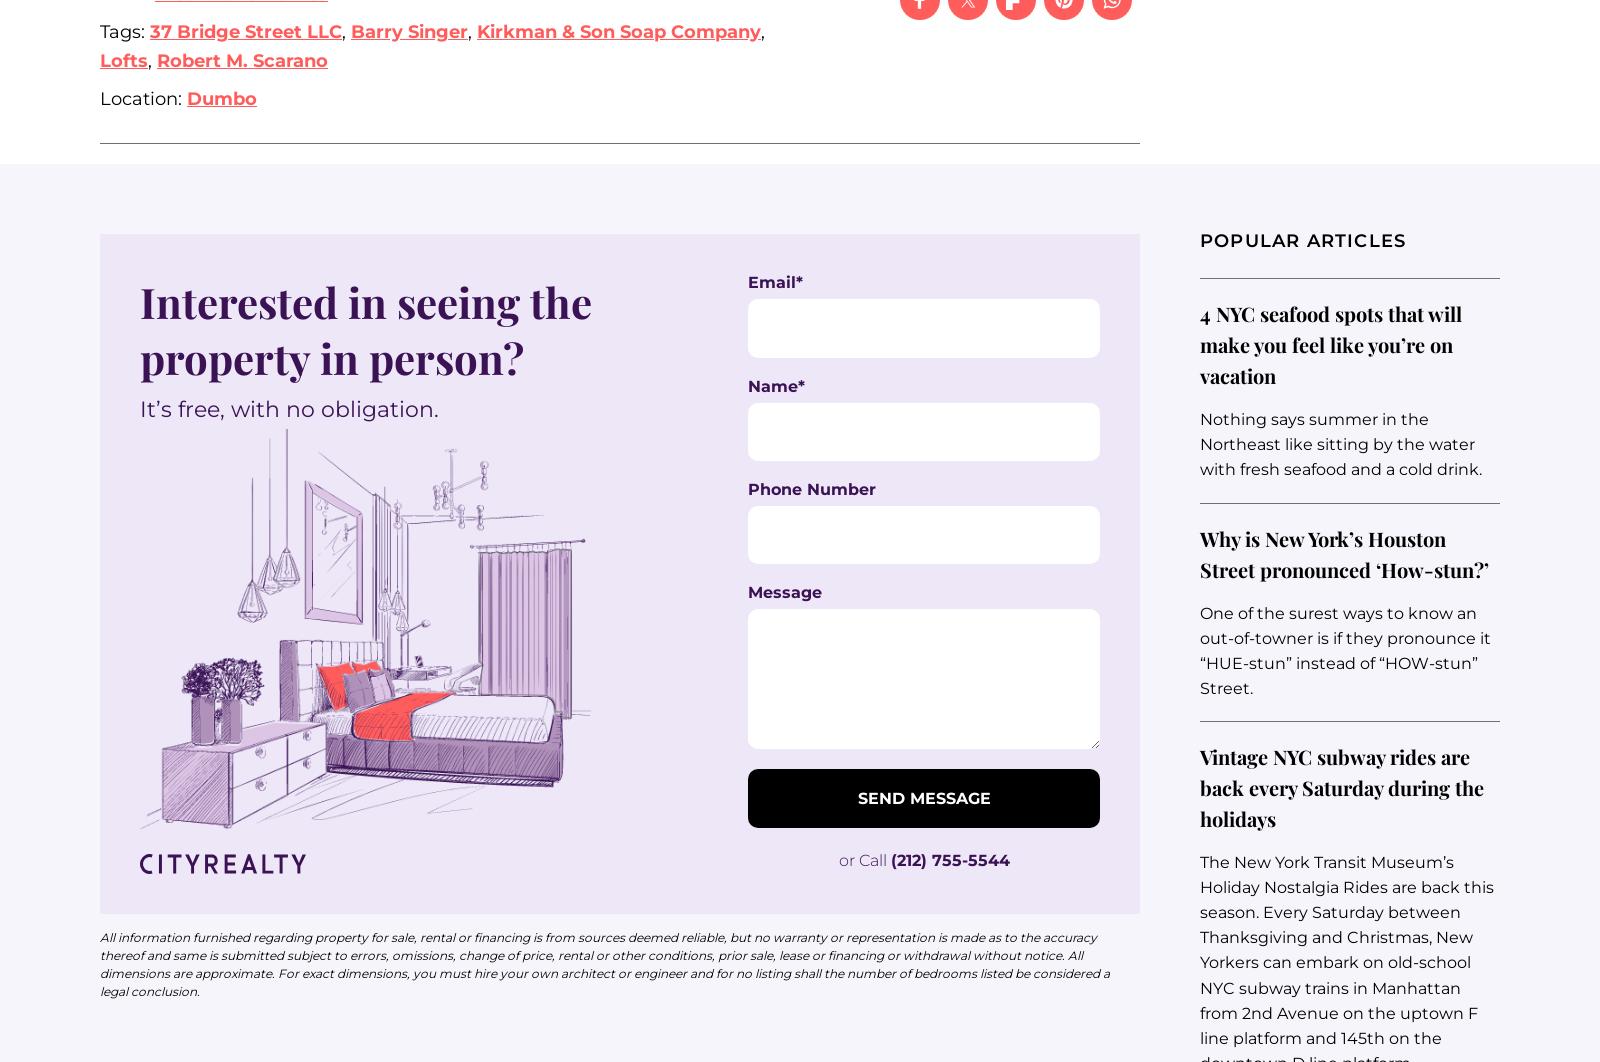  Describe the element at coordinates (289, 408) in the screenshot. I see `'It’s free, with no obligation.'` at that location.